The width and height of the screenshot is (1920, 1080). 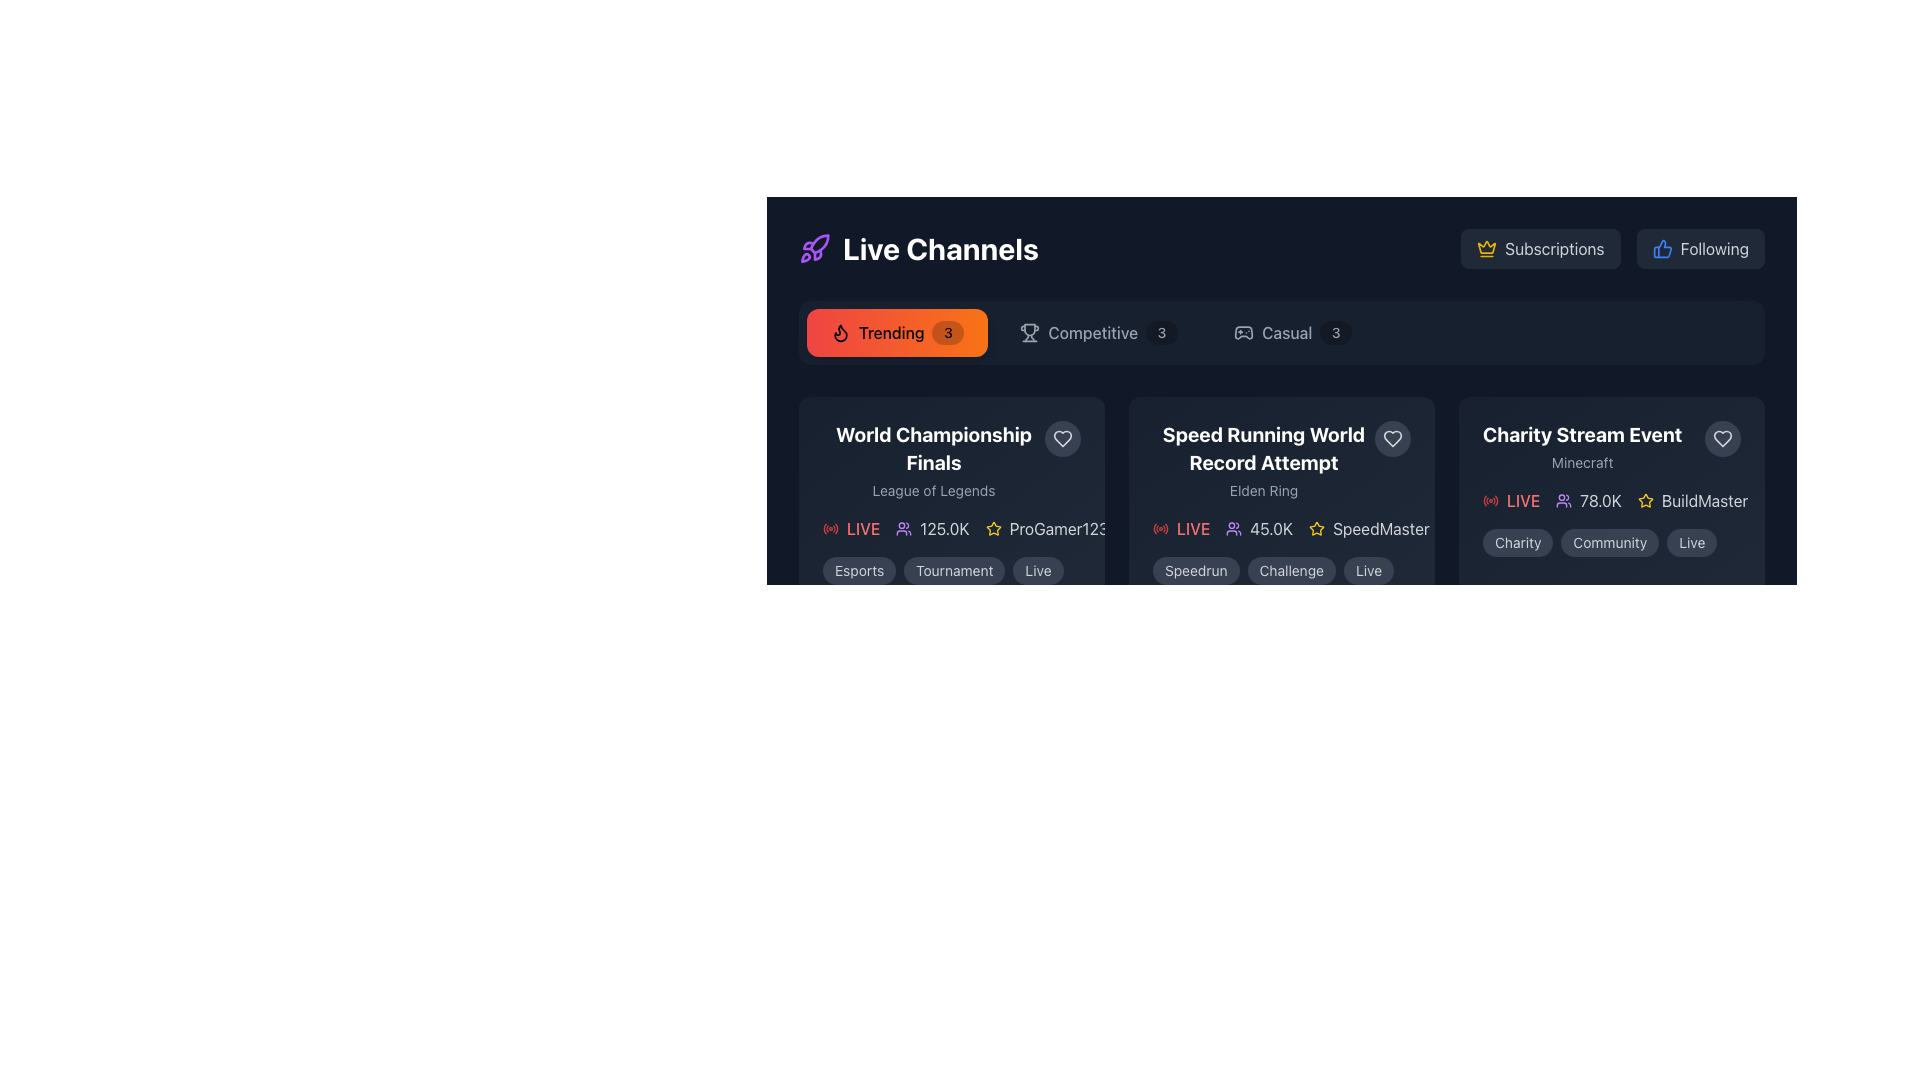 What do you see at coordinates (1270, 527) in the screenshot?
I see `the text label displaying '45.0K', which is styled in light gray against a dark background and is located within a group of statistics components` at bounding box center [1270, 527].